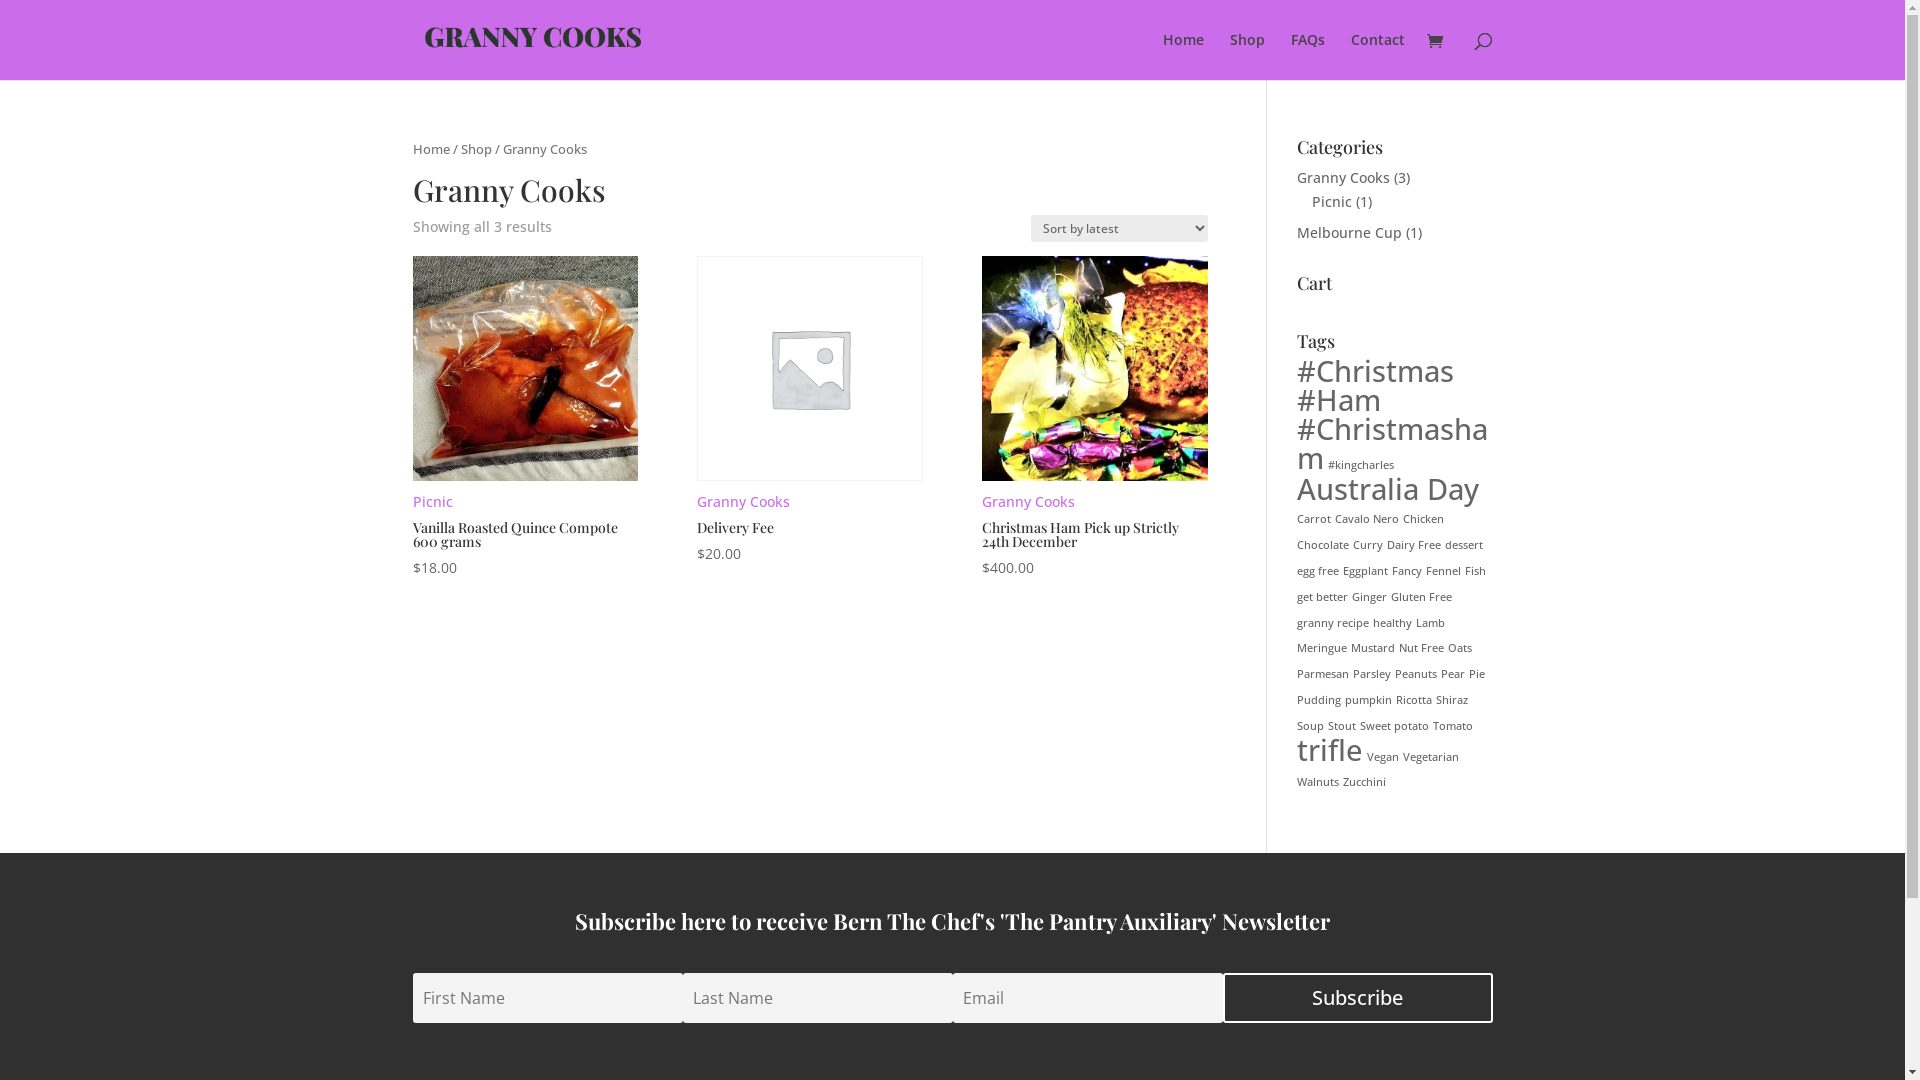 Image resolution: width=1920 pixels, height=1080 pixels. What do you see at coordinates (1464, 544) in the screenshot?
I see `'dessert'` at bounding box center [1464, 544].